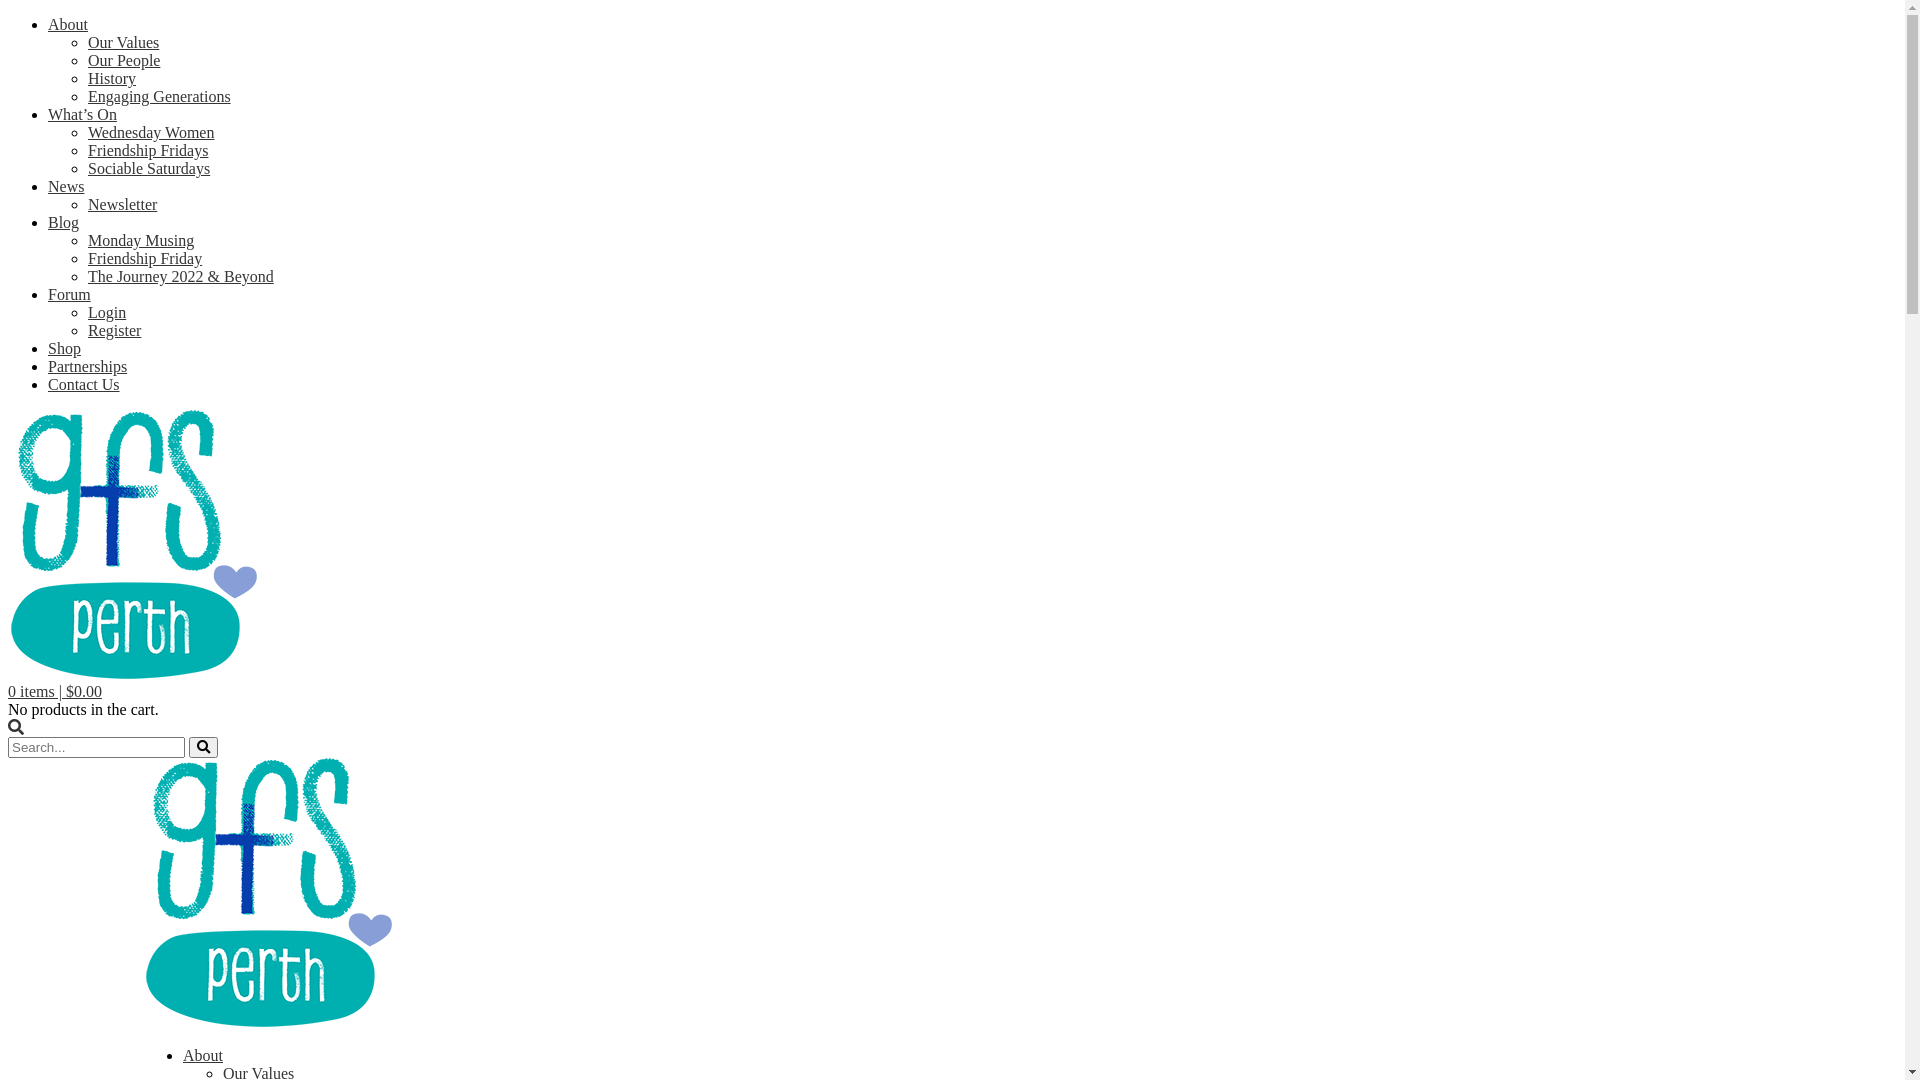 The image size is (1920, 1080). What do you see at coordinates (86, 77) in the screenshot?
I see `'History'` at bounding box center [86, 77].